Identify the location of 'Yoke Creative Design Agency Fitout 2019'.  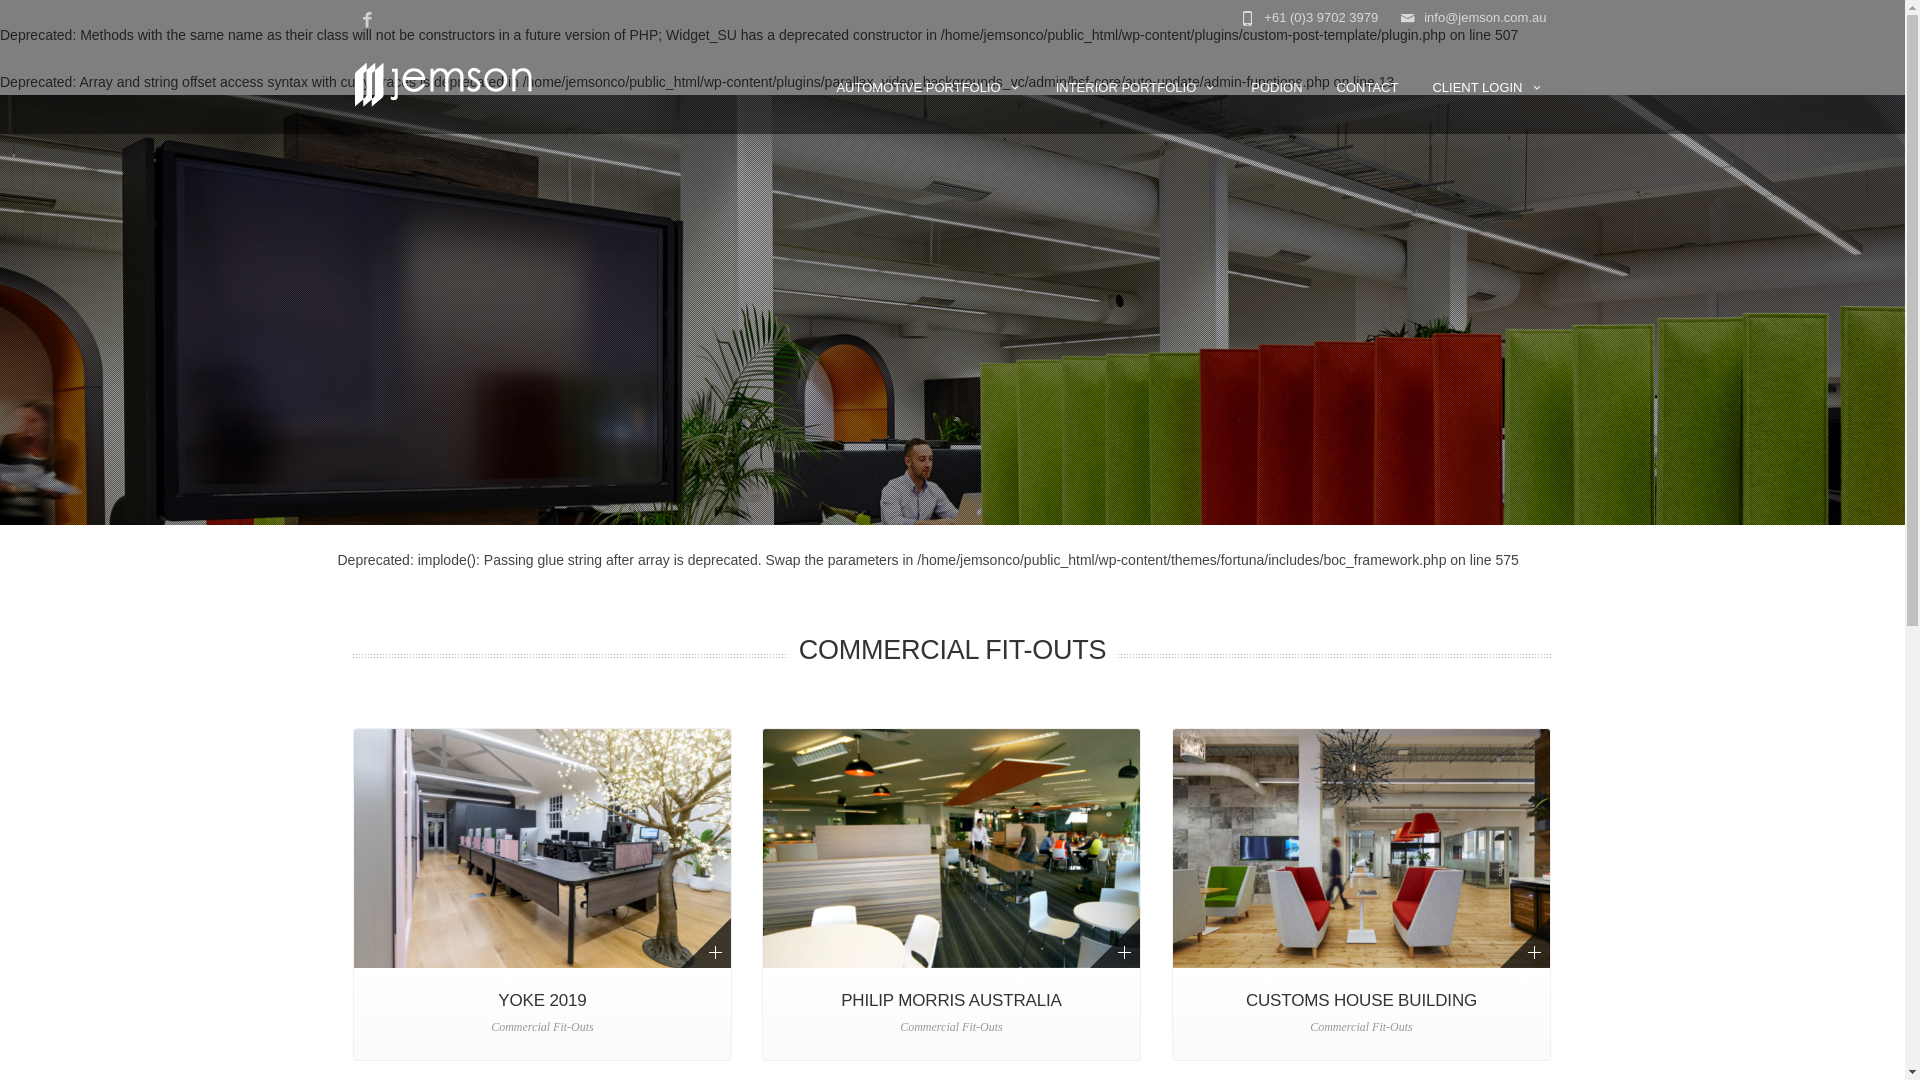
(542, 848).